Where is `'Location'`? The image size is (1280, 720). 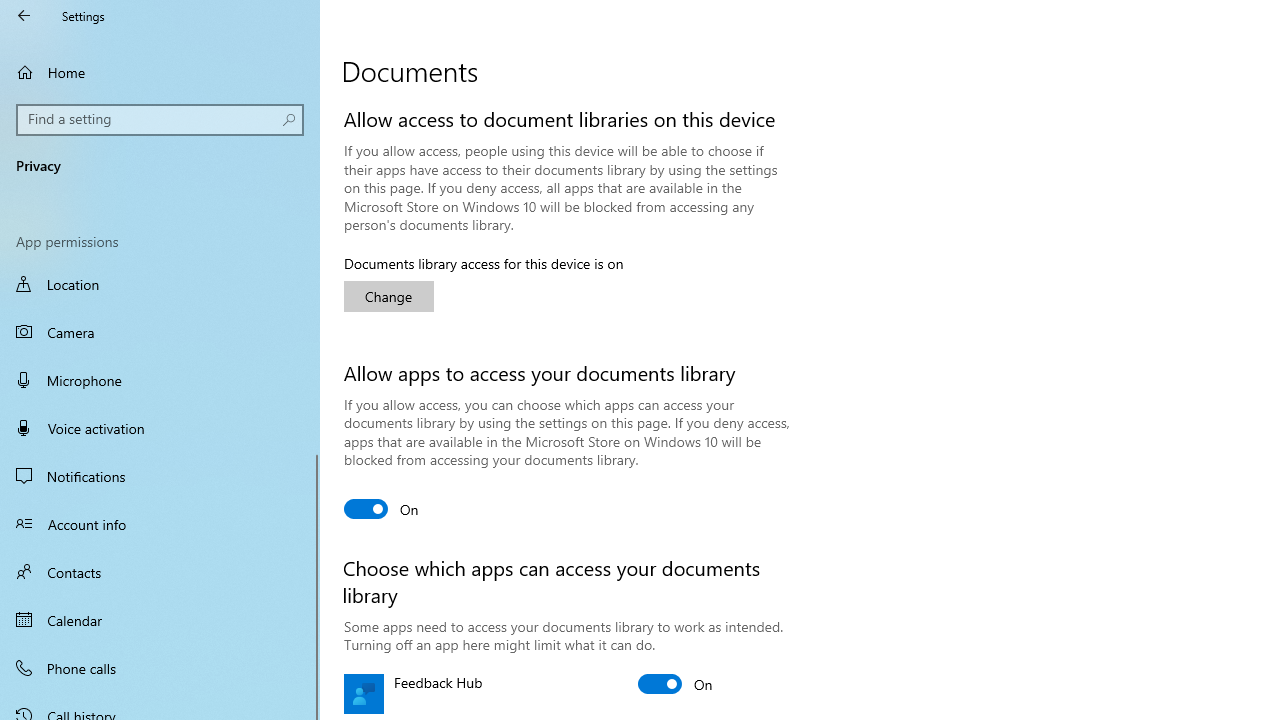 'Location' is located at coordinates (160, 286).